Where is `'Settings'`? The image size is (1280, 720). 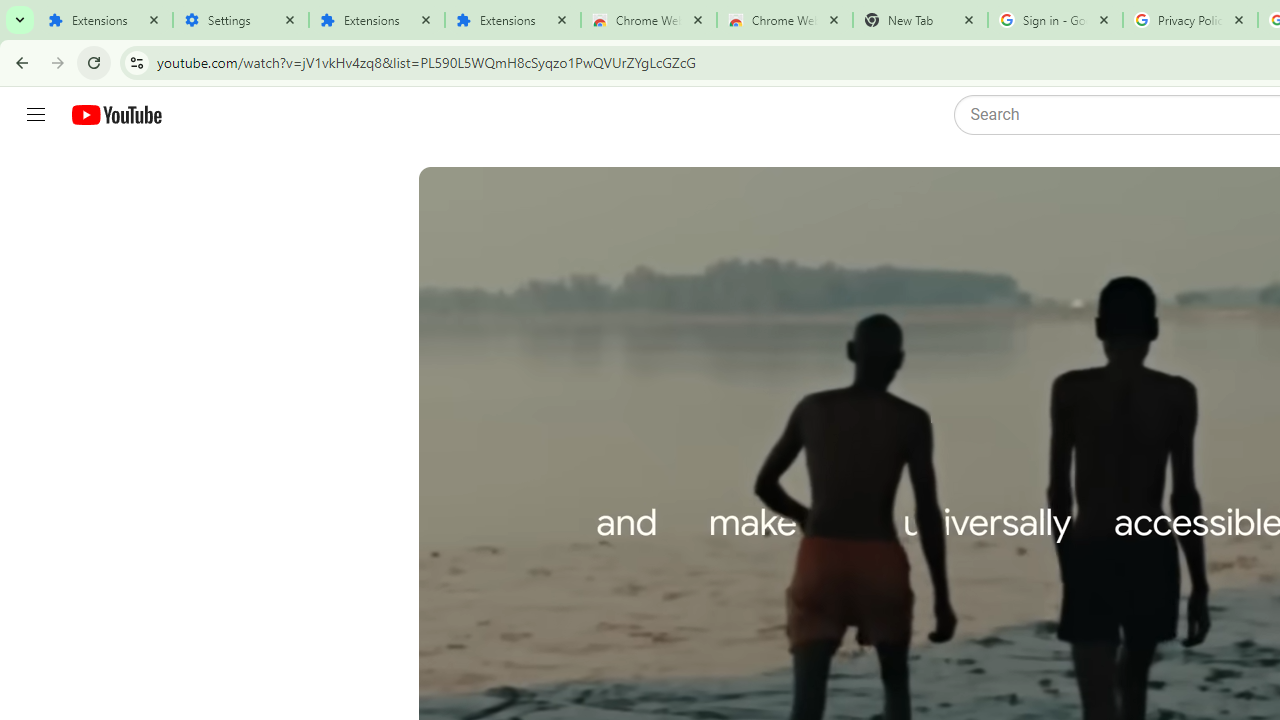 'Settings' is located at coordinates (240, 20).